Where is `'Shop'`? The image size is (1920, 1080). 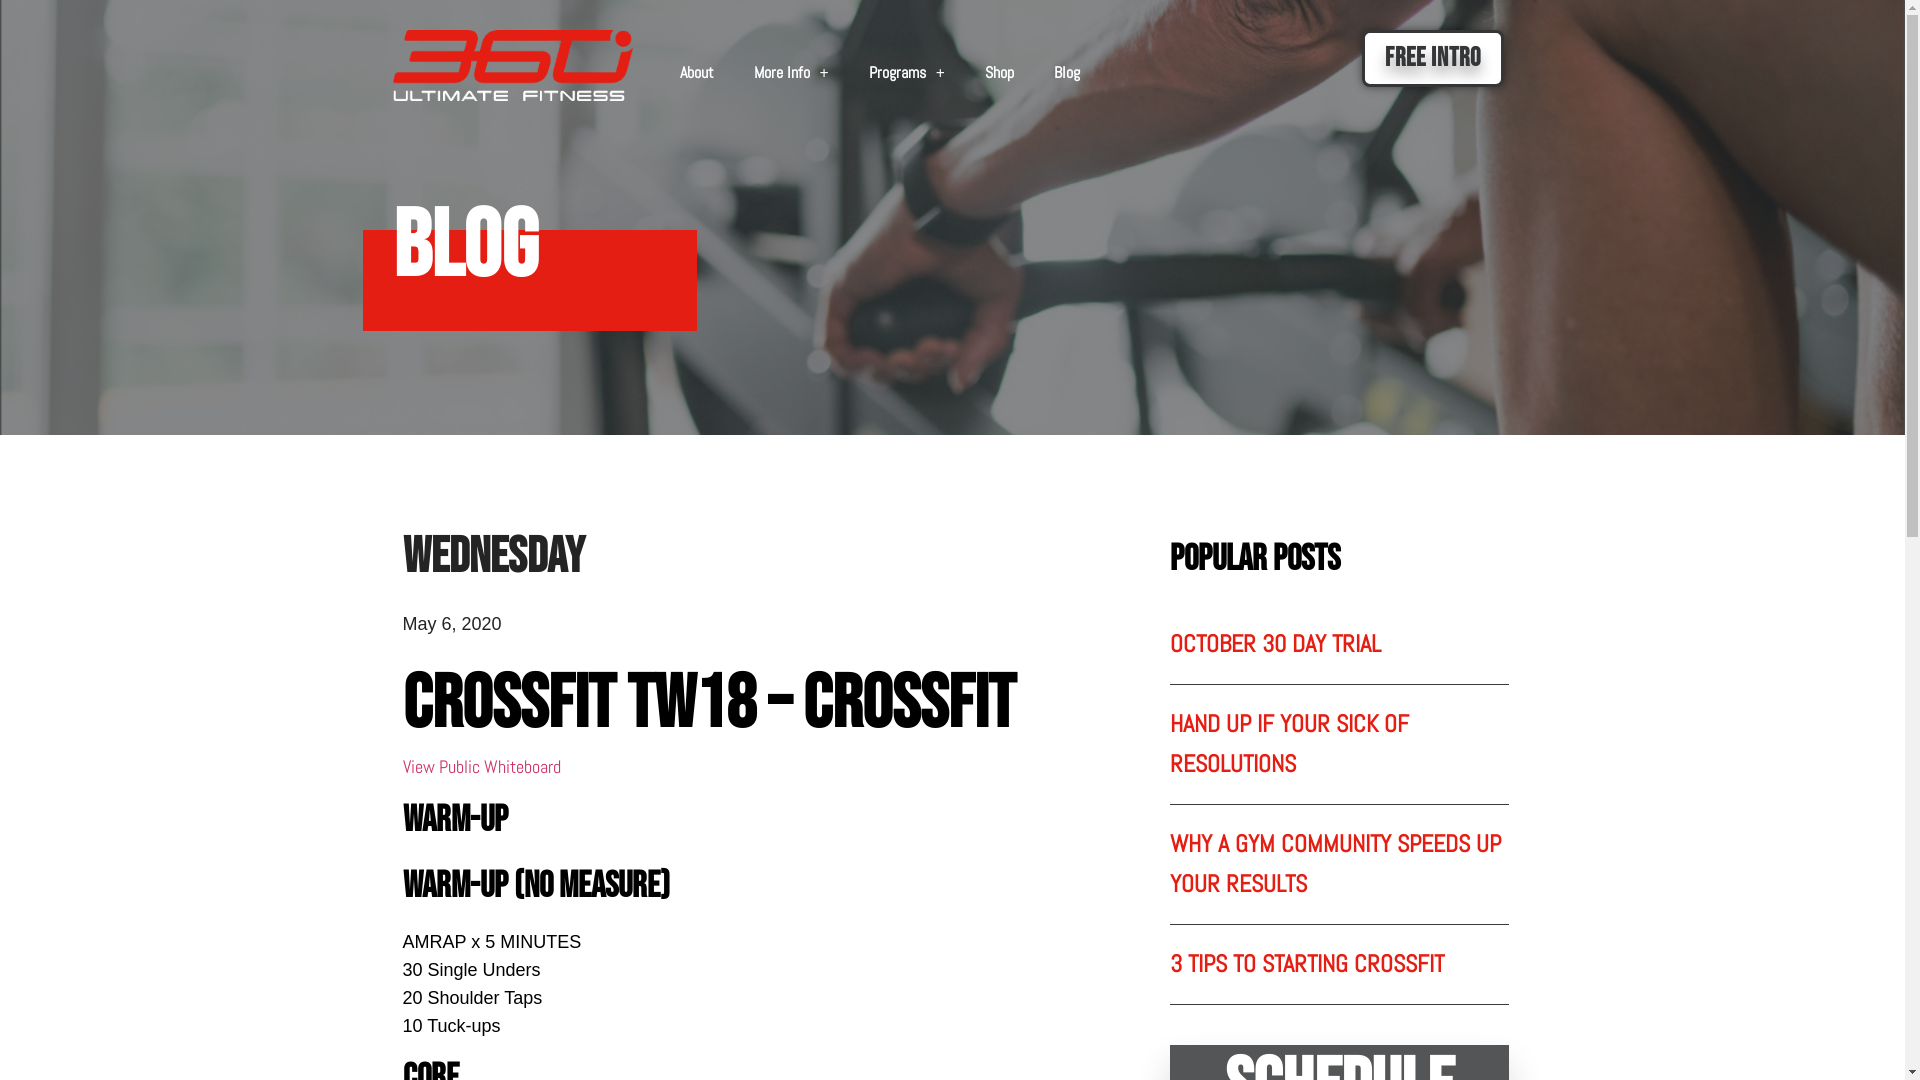
'Shop' is located at coordinates (999, 72).